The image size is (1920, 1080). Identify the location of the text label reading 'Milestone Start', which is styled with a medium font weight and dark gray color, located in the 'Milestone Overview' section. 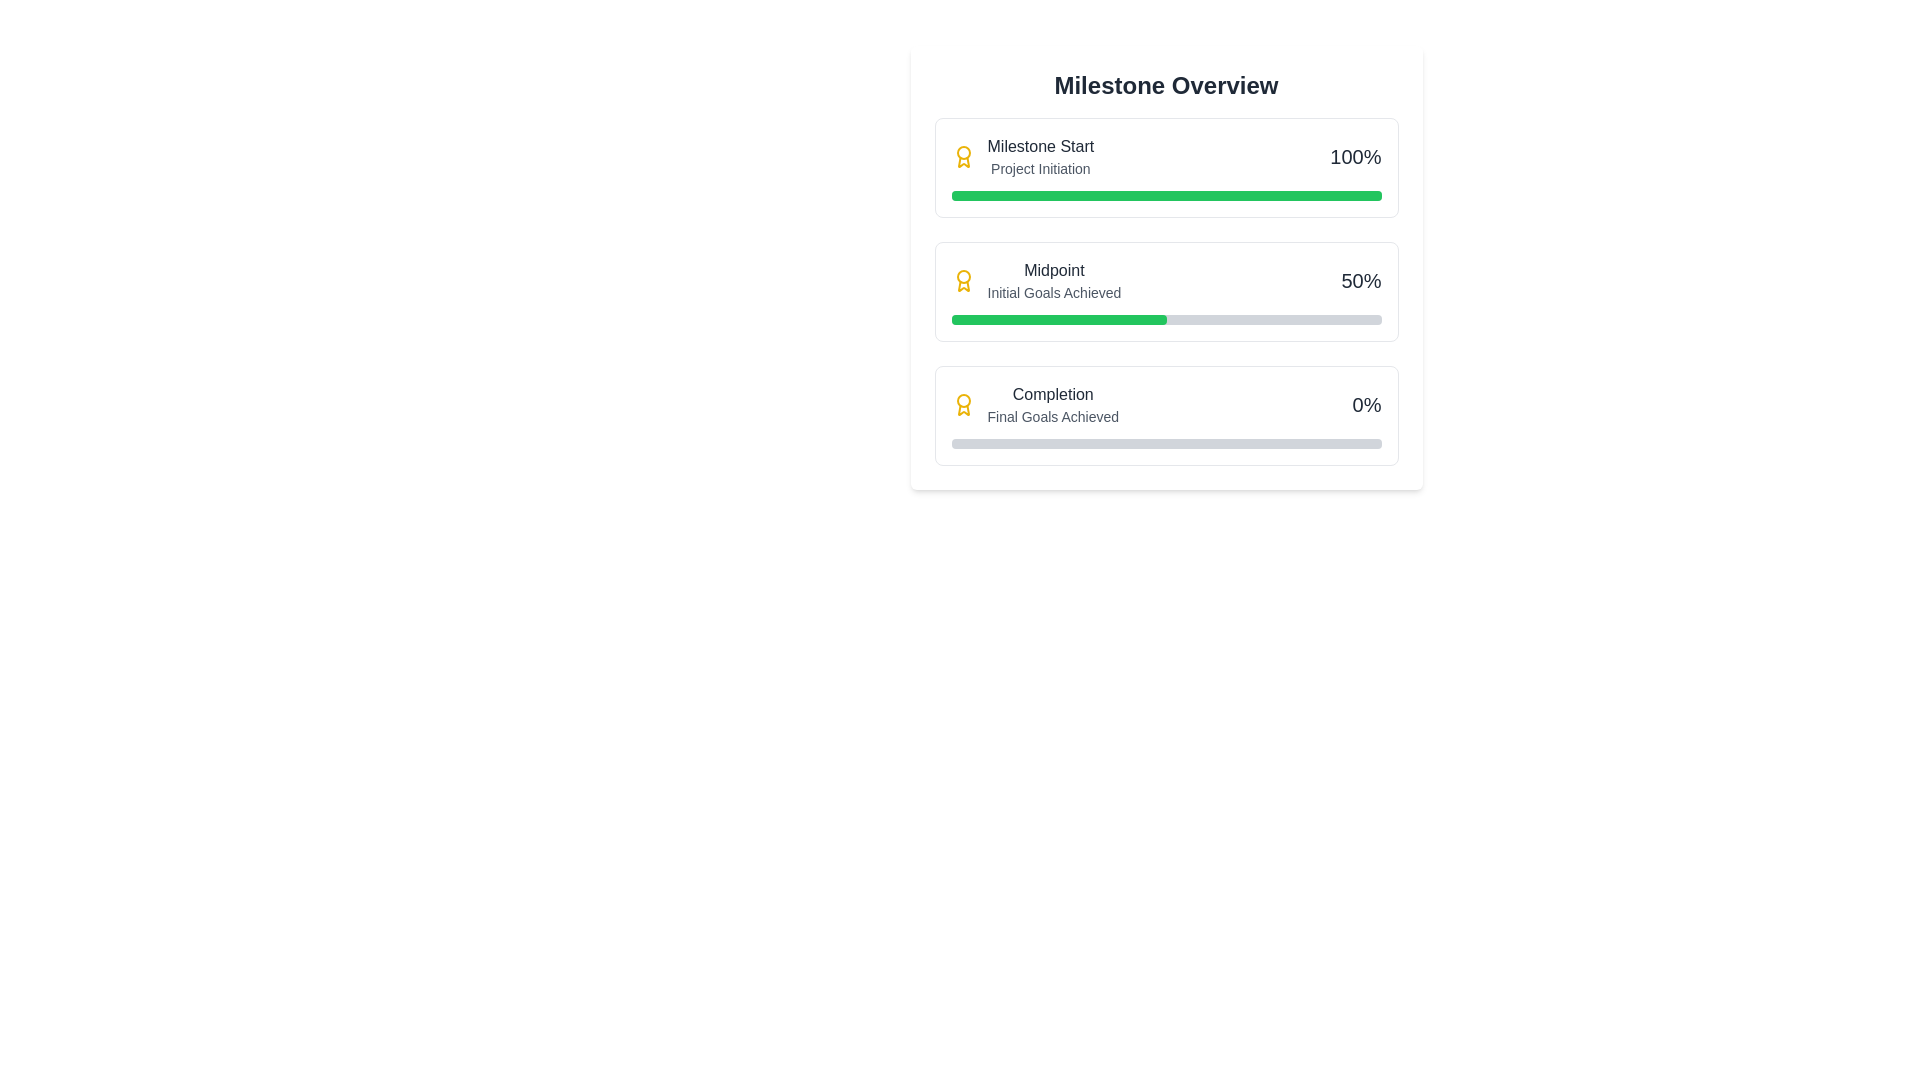
(1040, 145).